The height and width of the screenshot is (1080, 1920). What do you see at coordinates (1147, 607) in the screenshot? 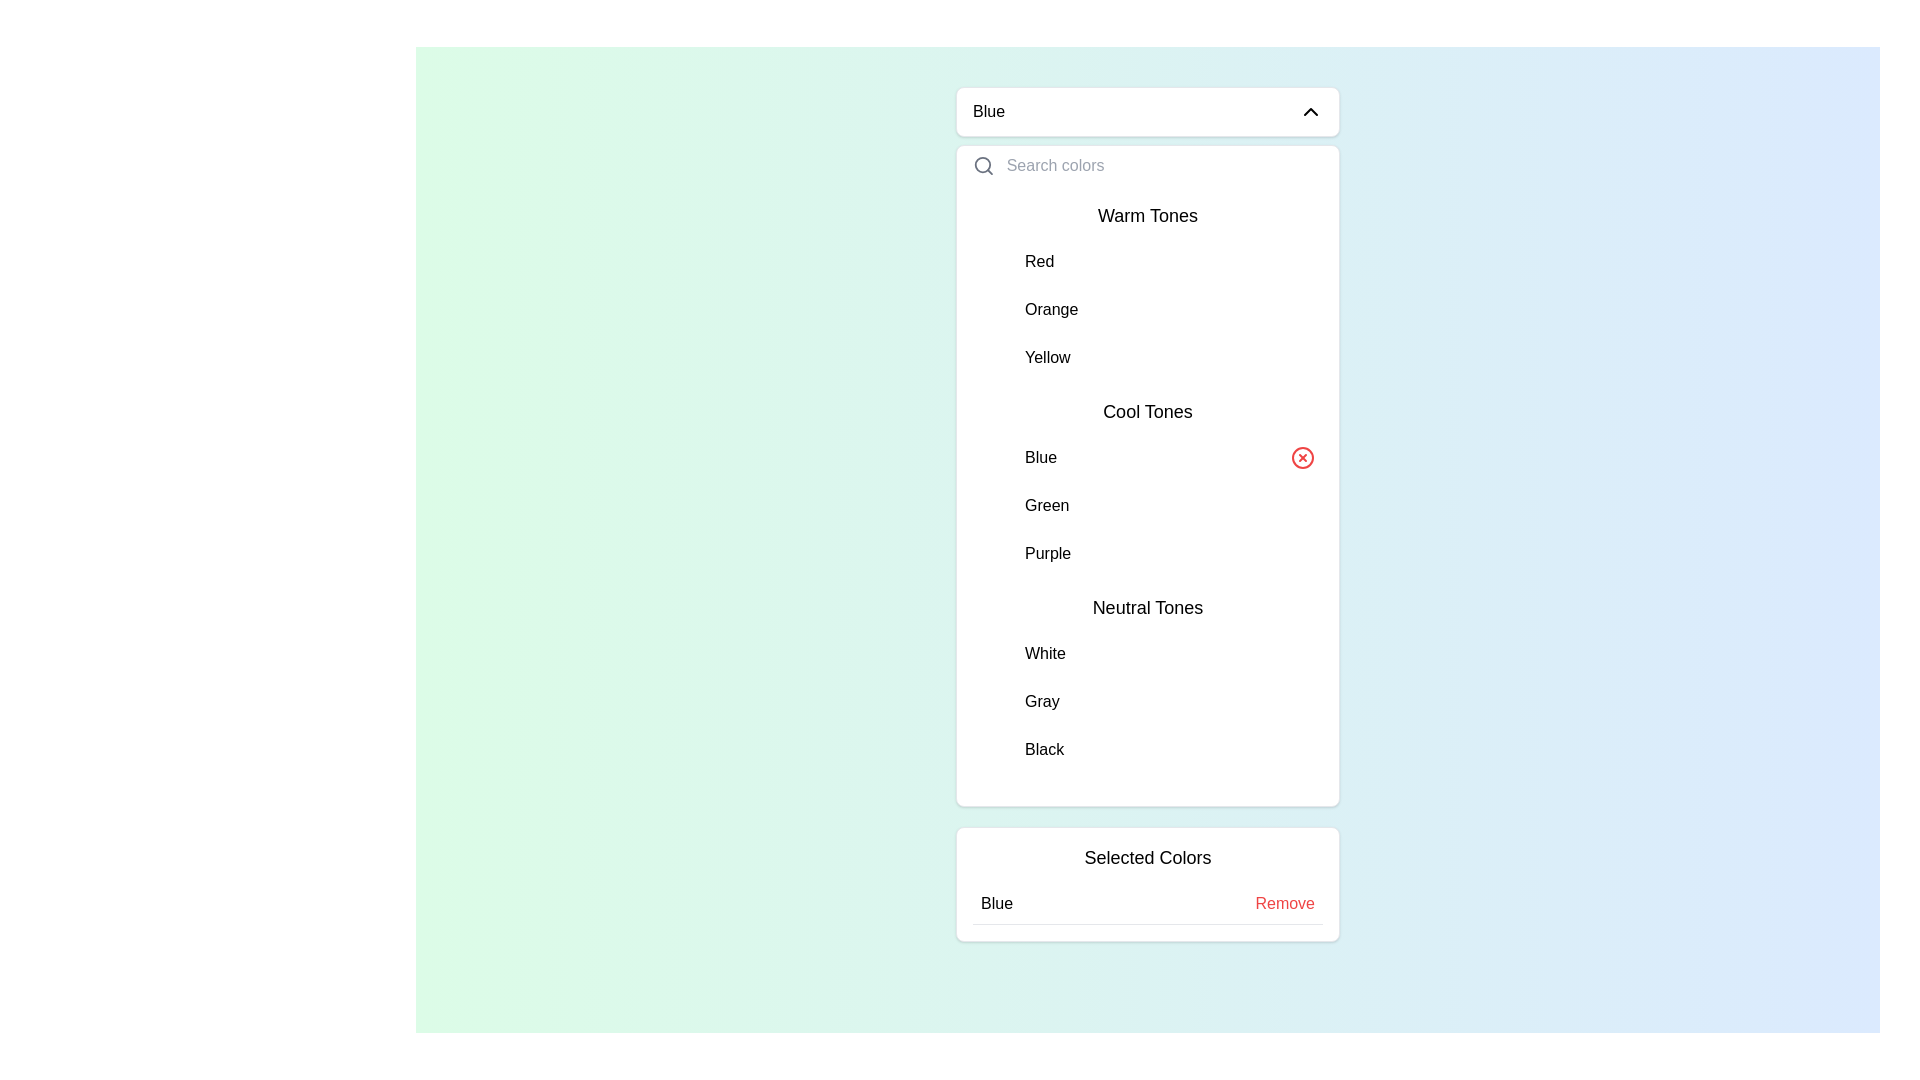
I see `the 'Neutral Tones' label in the color selection menu, which categorizes the colors White, Gray, and Black` at bounding box center [1147, 607].